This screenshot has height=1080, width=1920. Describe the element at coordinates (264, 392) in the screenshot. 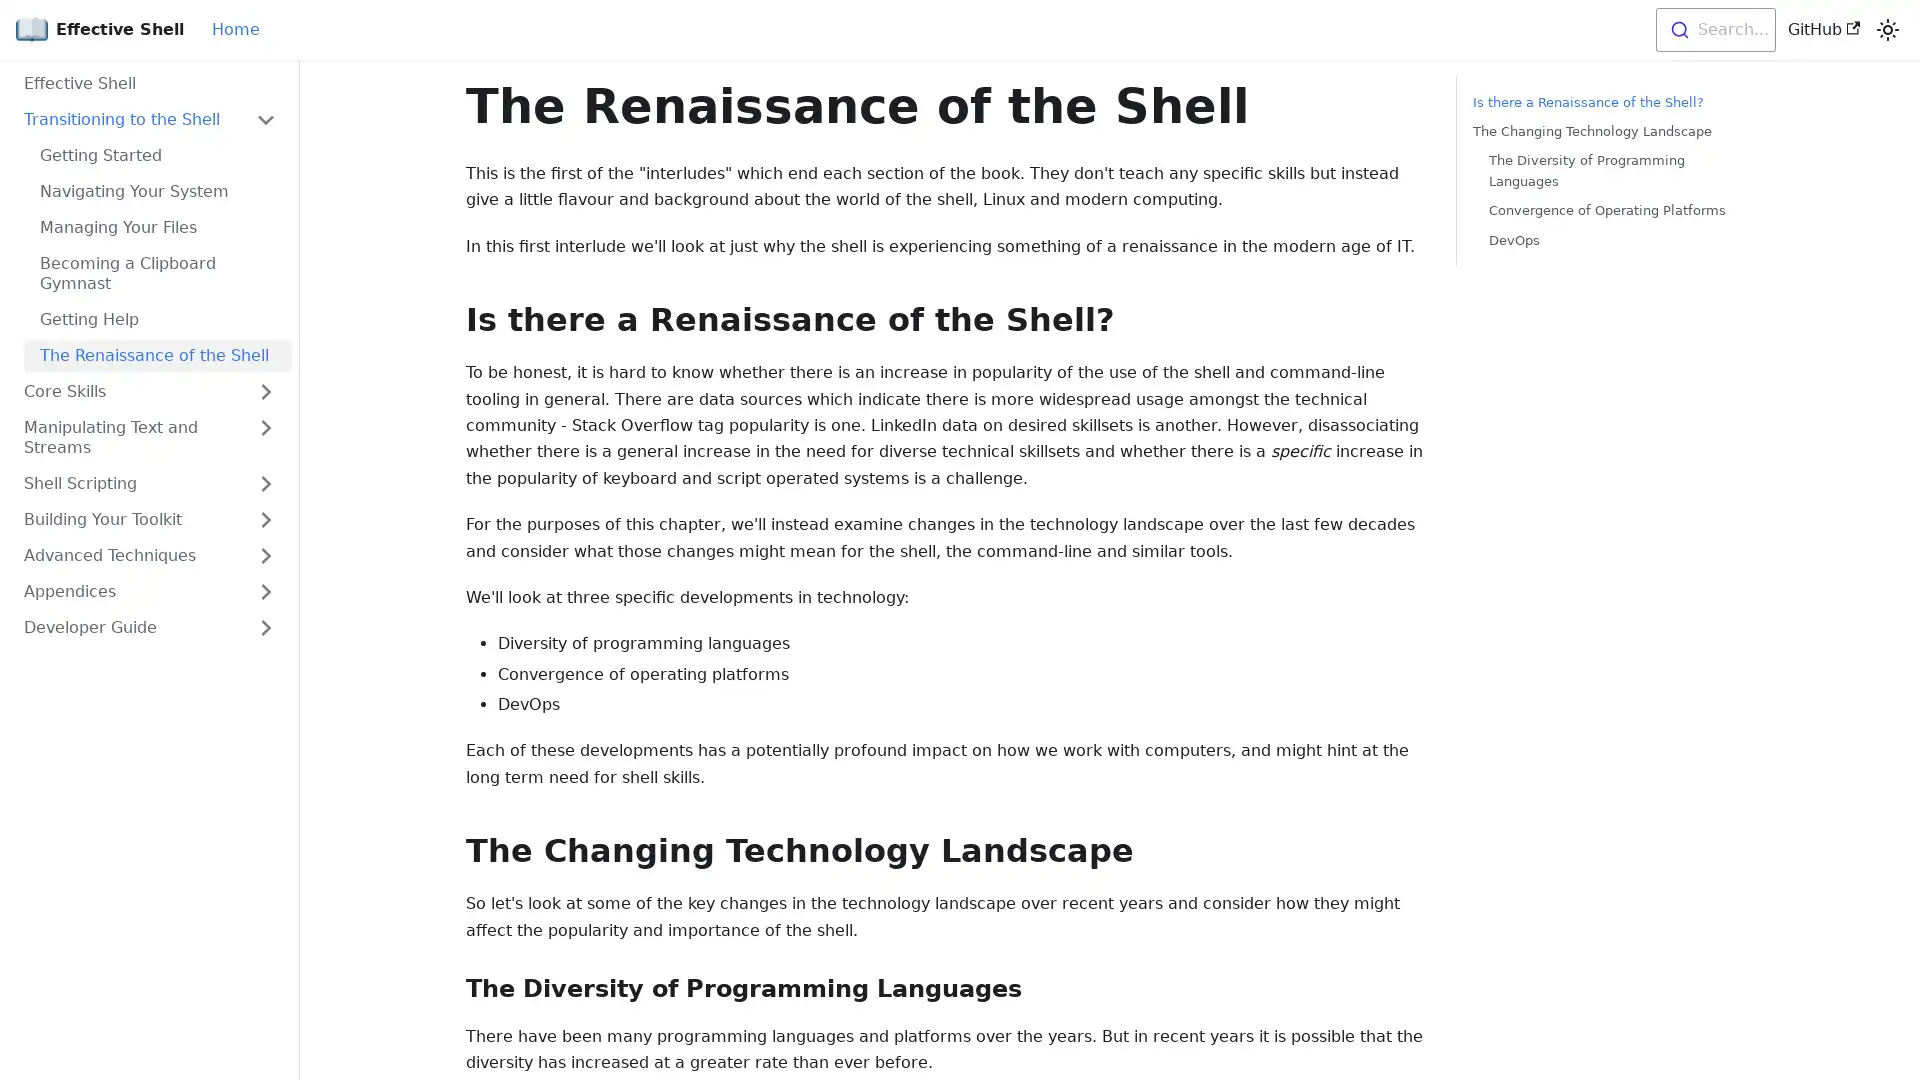

I see `Toggle the collapsible sidebar category 'Core Skills'` at that location.